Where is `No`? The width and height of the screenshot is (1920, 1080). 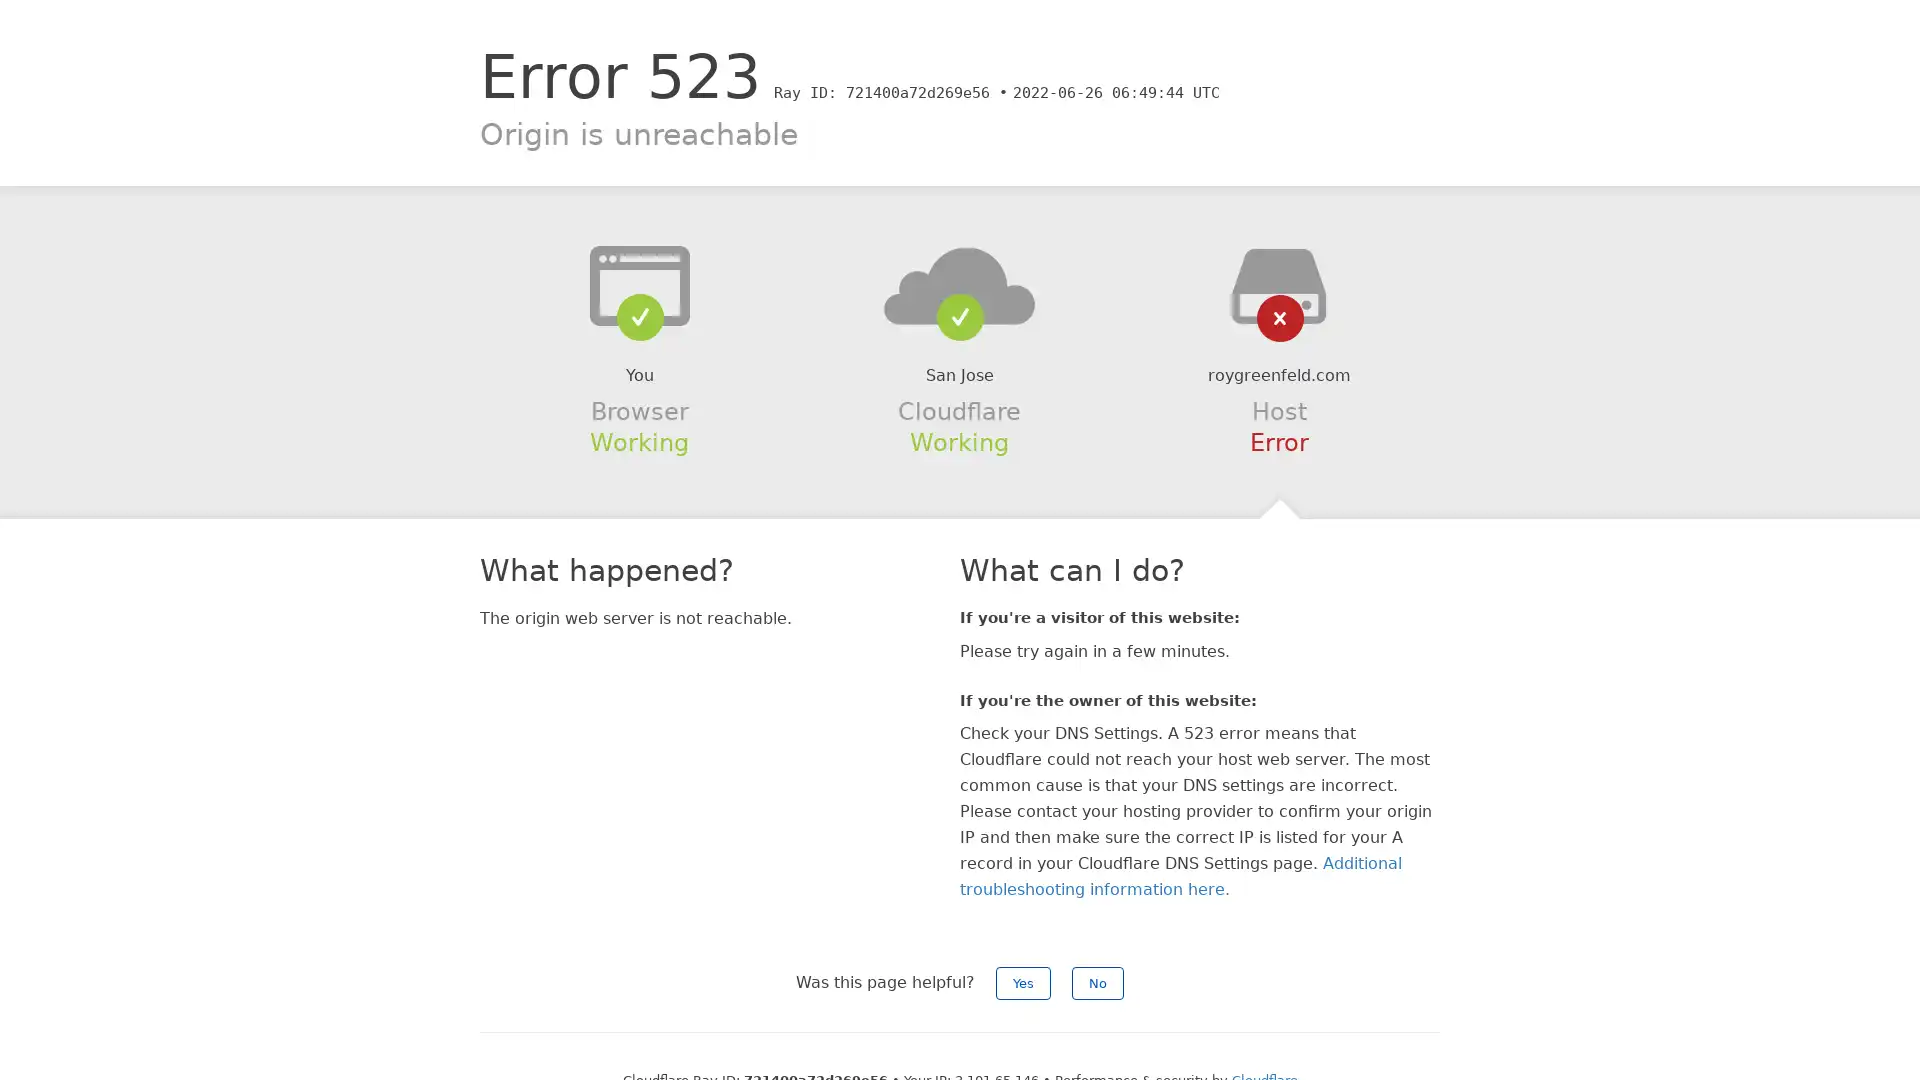 No is located at coordinates (1097, 982).